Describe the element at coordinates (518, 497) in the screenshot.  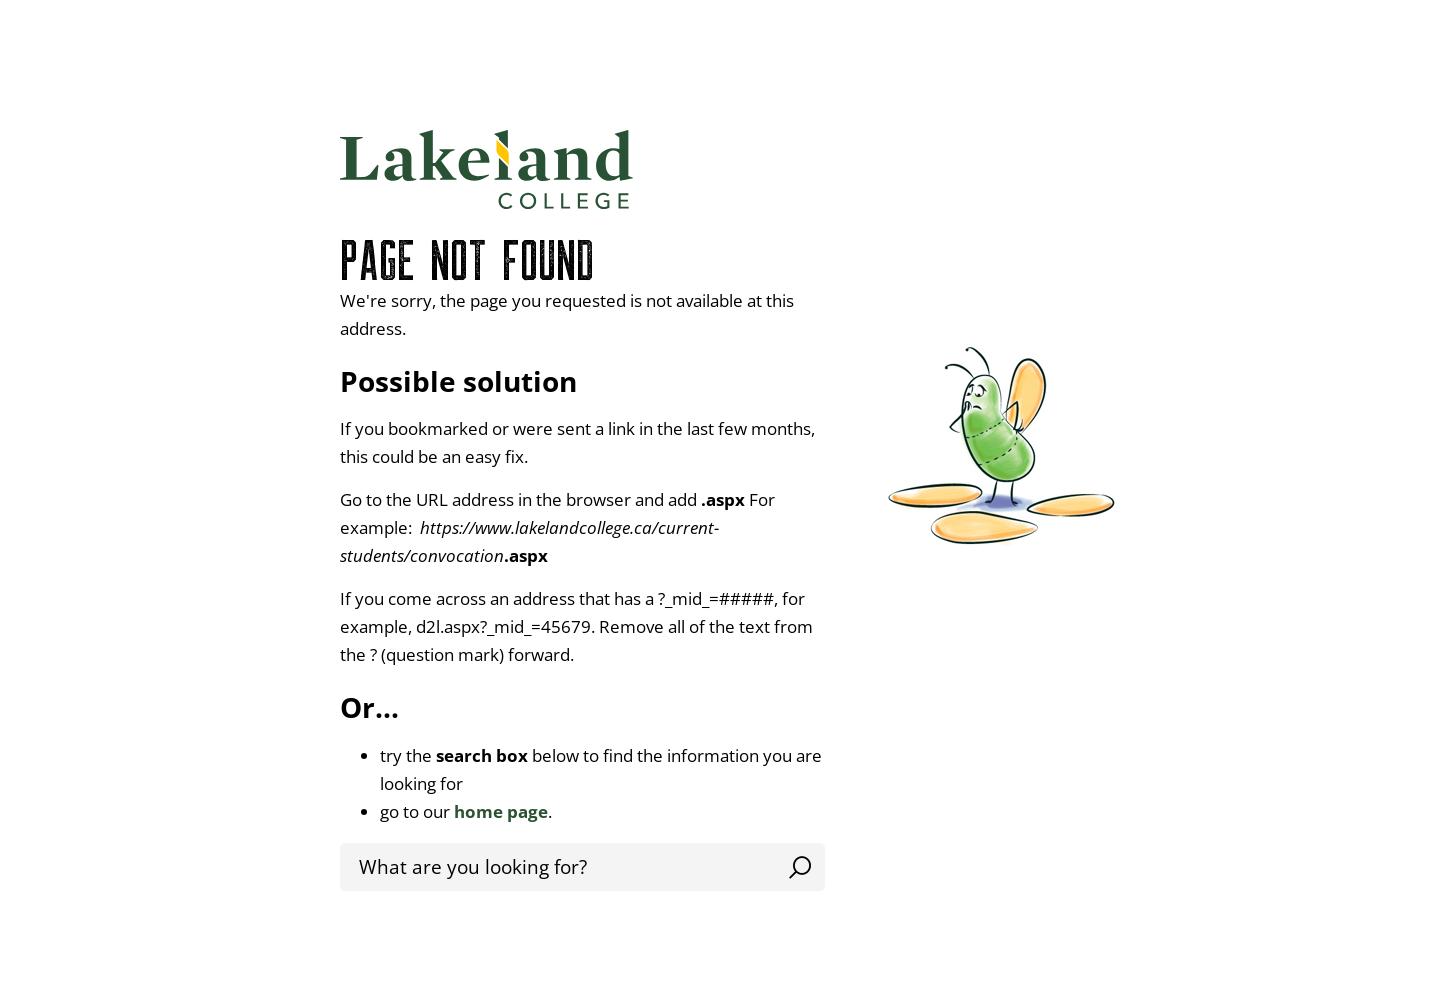
I see `'Go to the URL address in the browser and add'` at that location.